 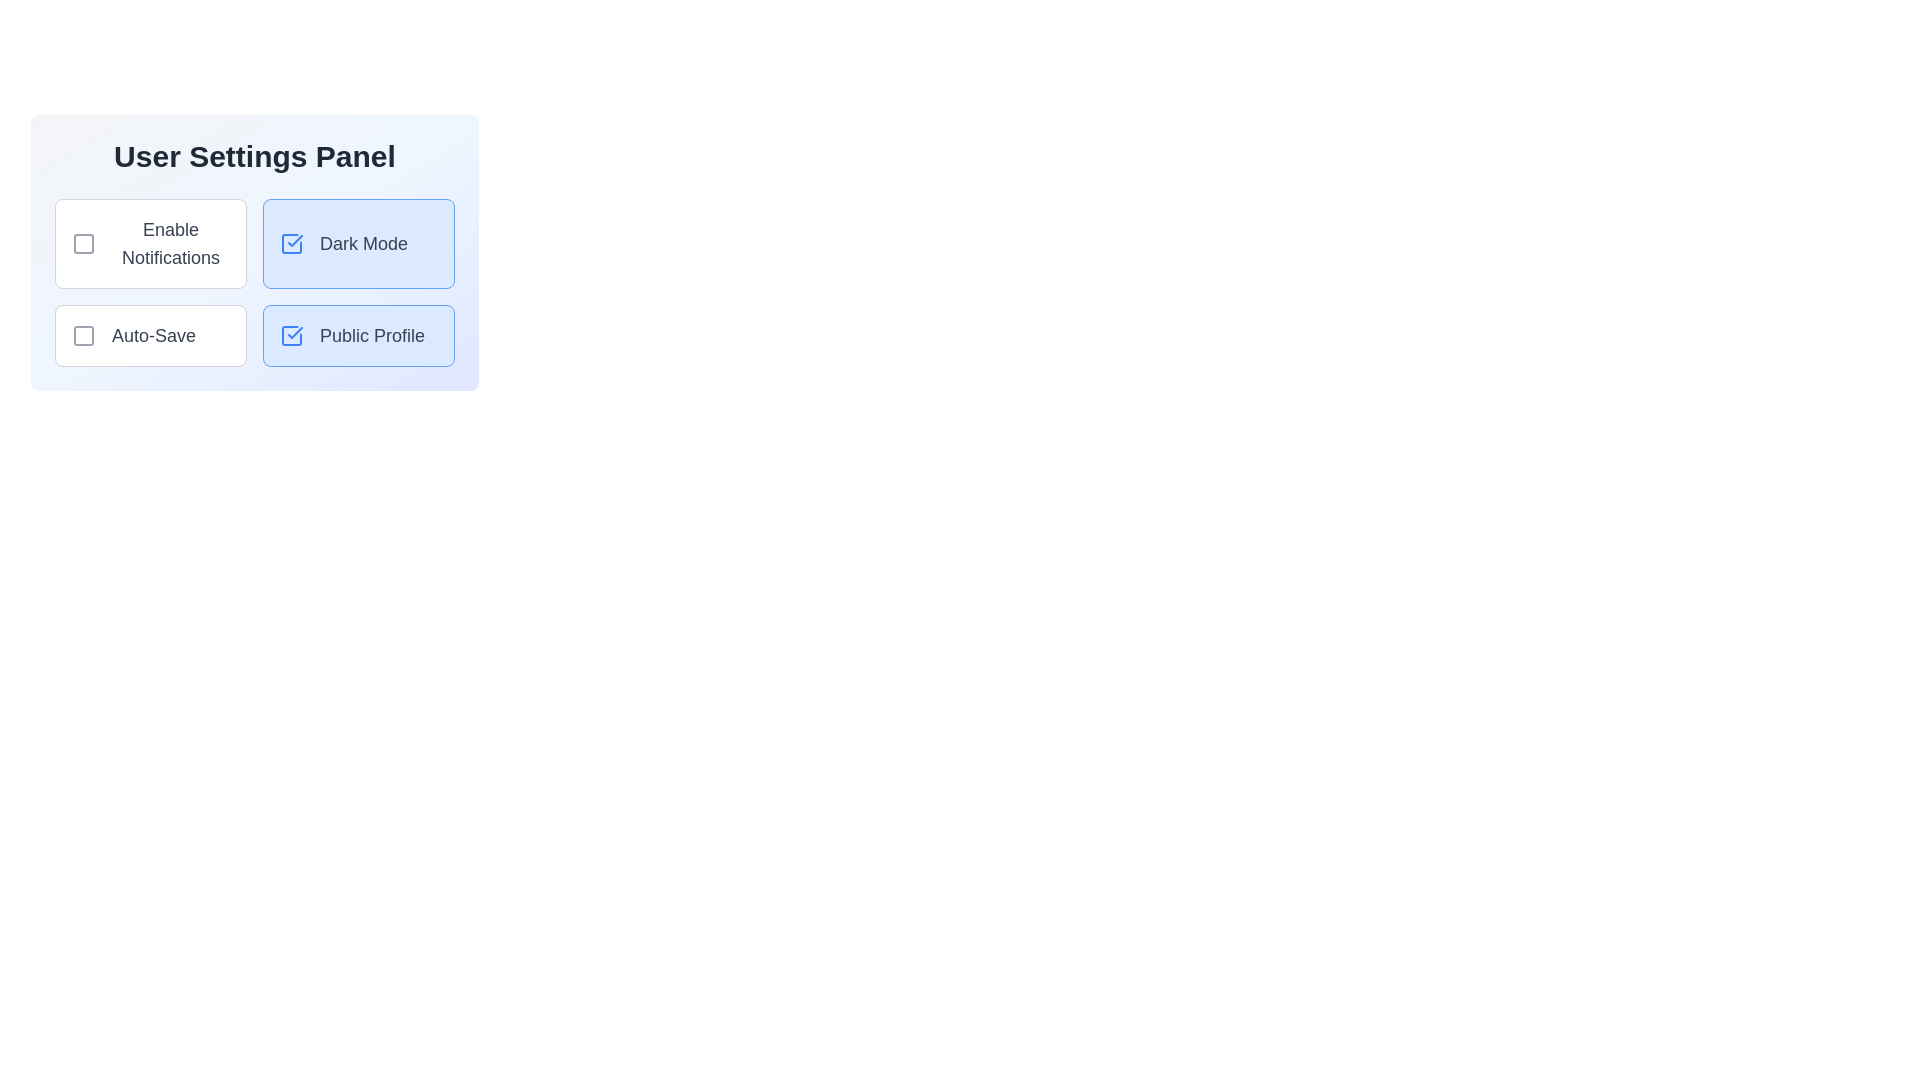 What do you see at coordinates (359, 334) in the screenshot?
I see `the 'Public Profile' button with checkbox, which features a light blue background, a darker blue border, and includes a checkbox with a tick mark and the text 'Public Profile'` at bounding box center [359, 334].